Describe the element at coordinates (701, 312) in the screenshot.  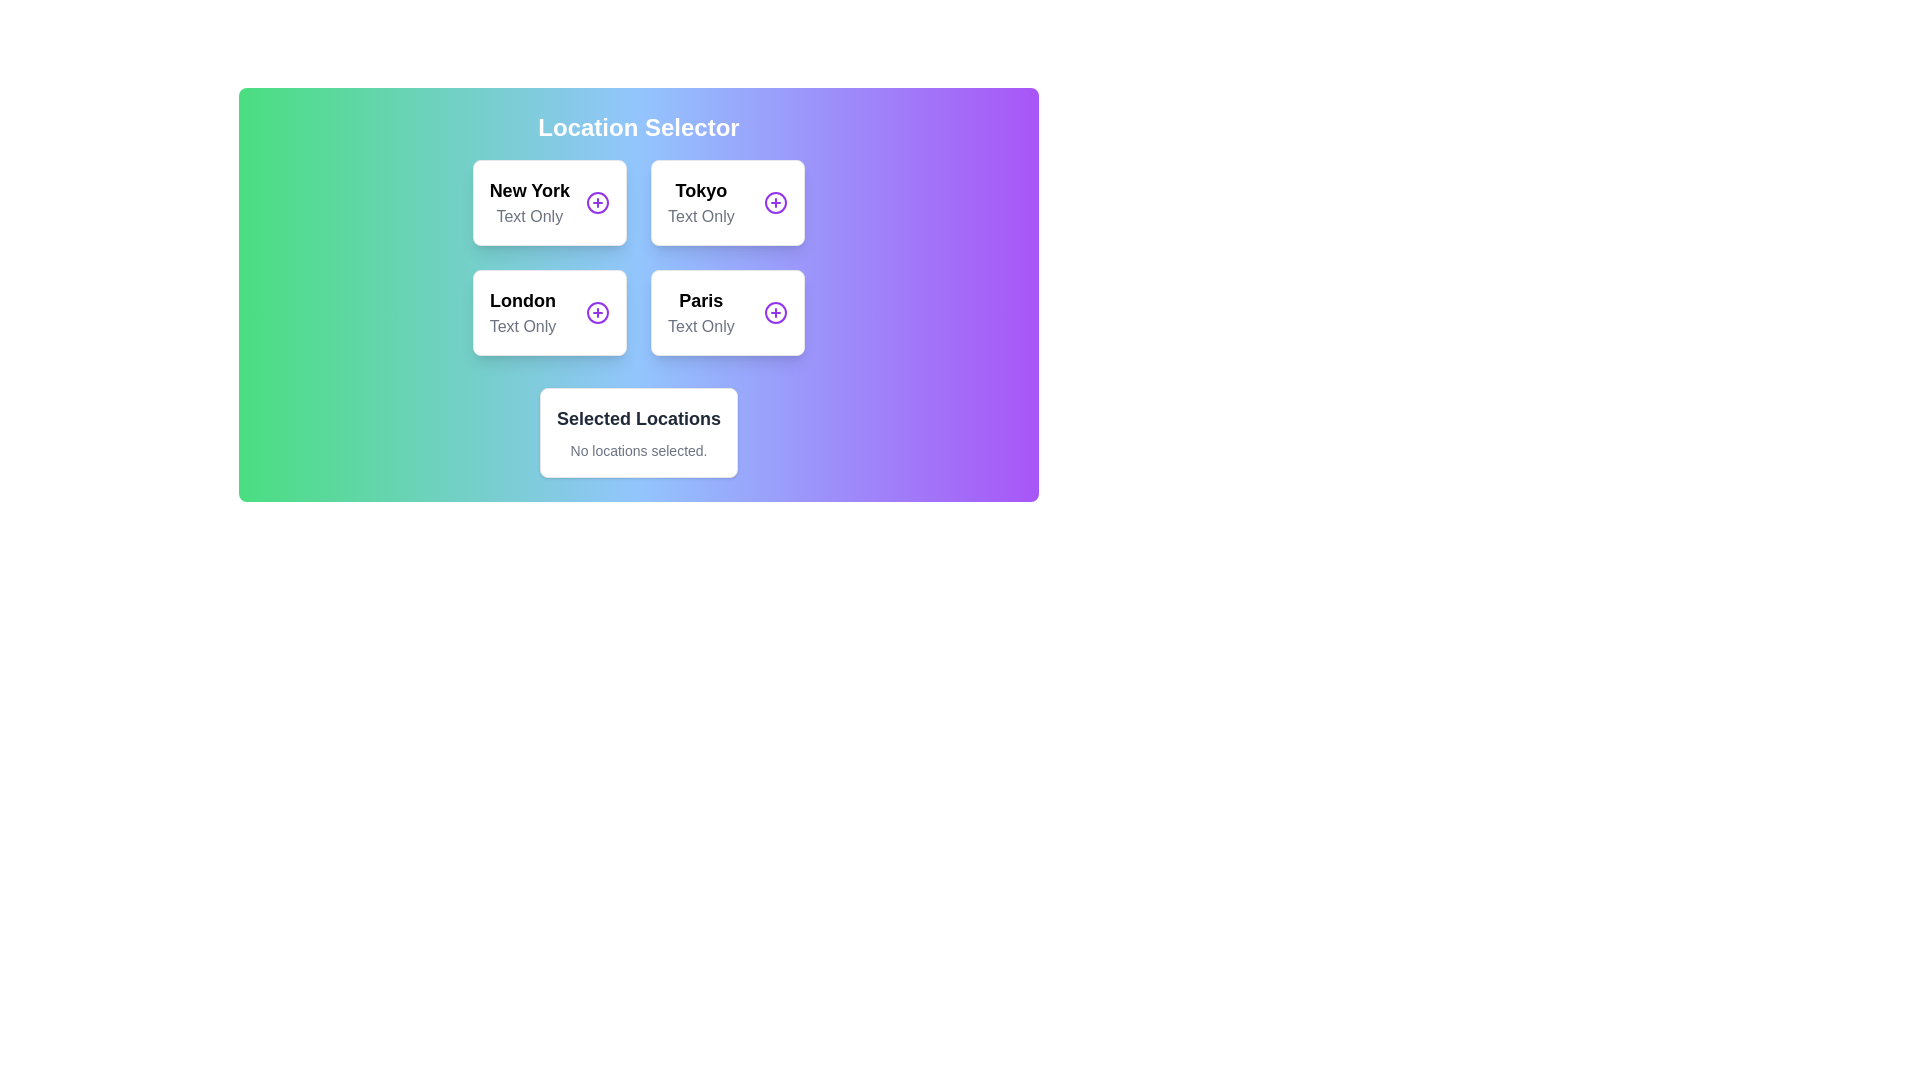
I see `the Text label composite displaying 'Paris' and 'Text Only', which is the second element in the second row of the grid layout` at that location.